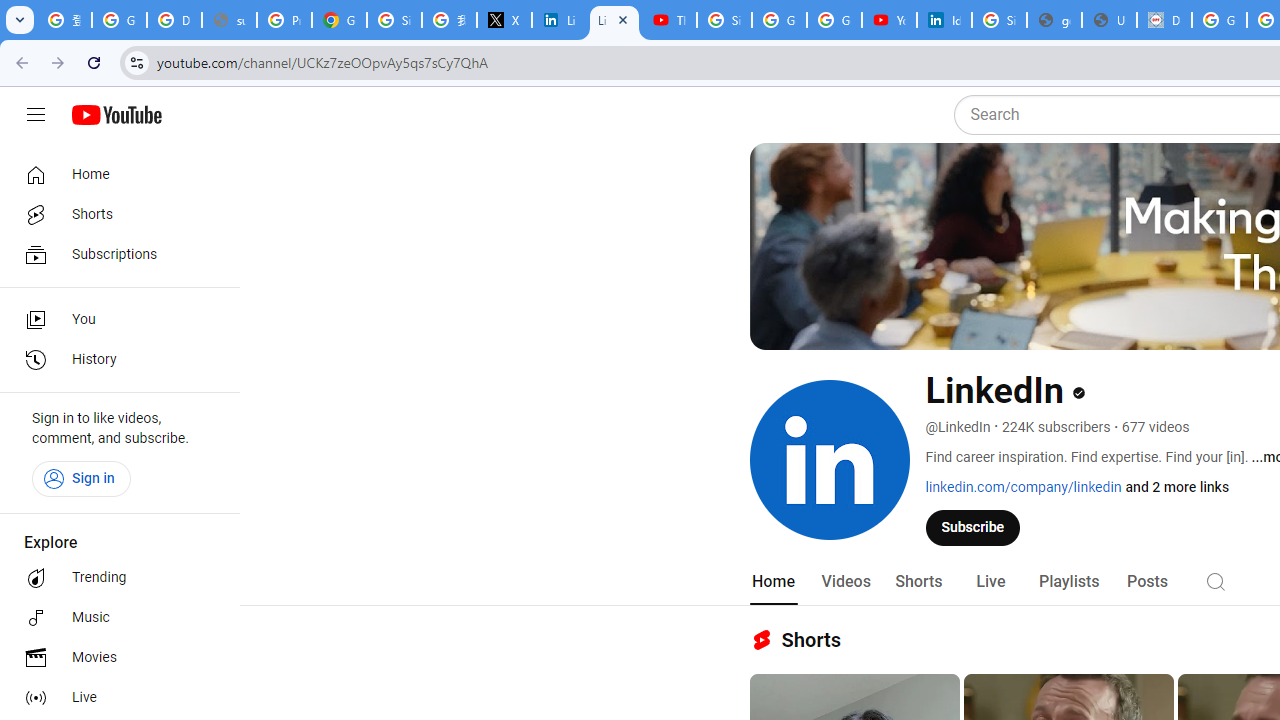 Image resolution: width=1280 pixels, height=720 pixels. I want to click on 'Live', so click(990, 581).